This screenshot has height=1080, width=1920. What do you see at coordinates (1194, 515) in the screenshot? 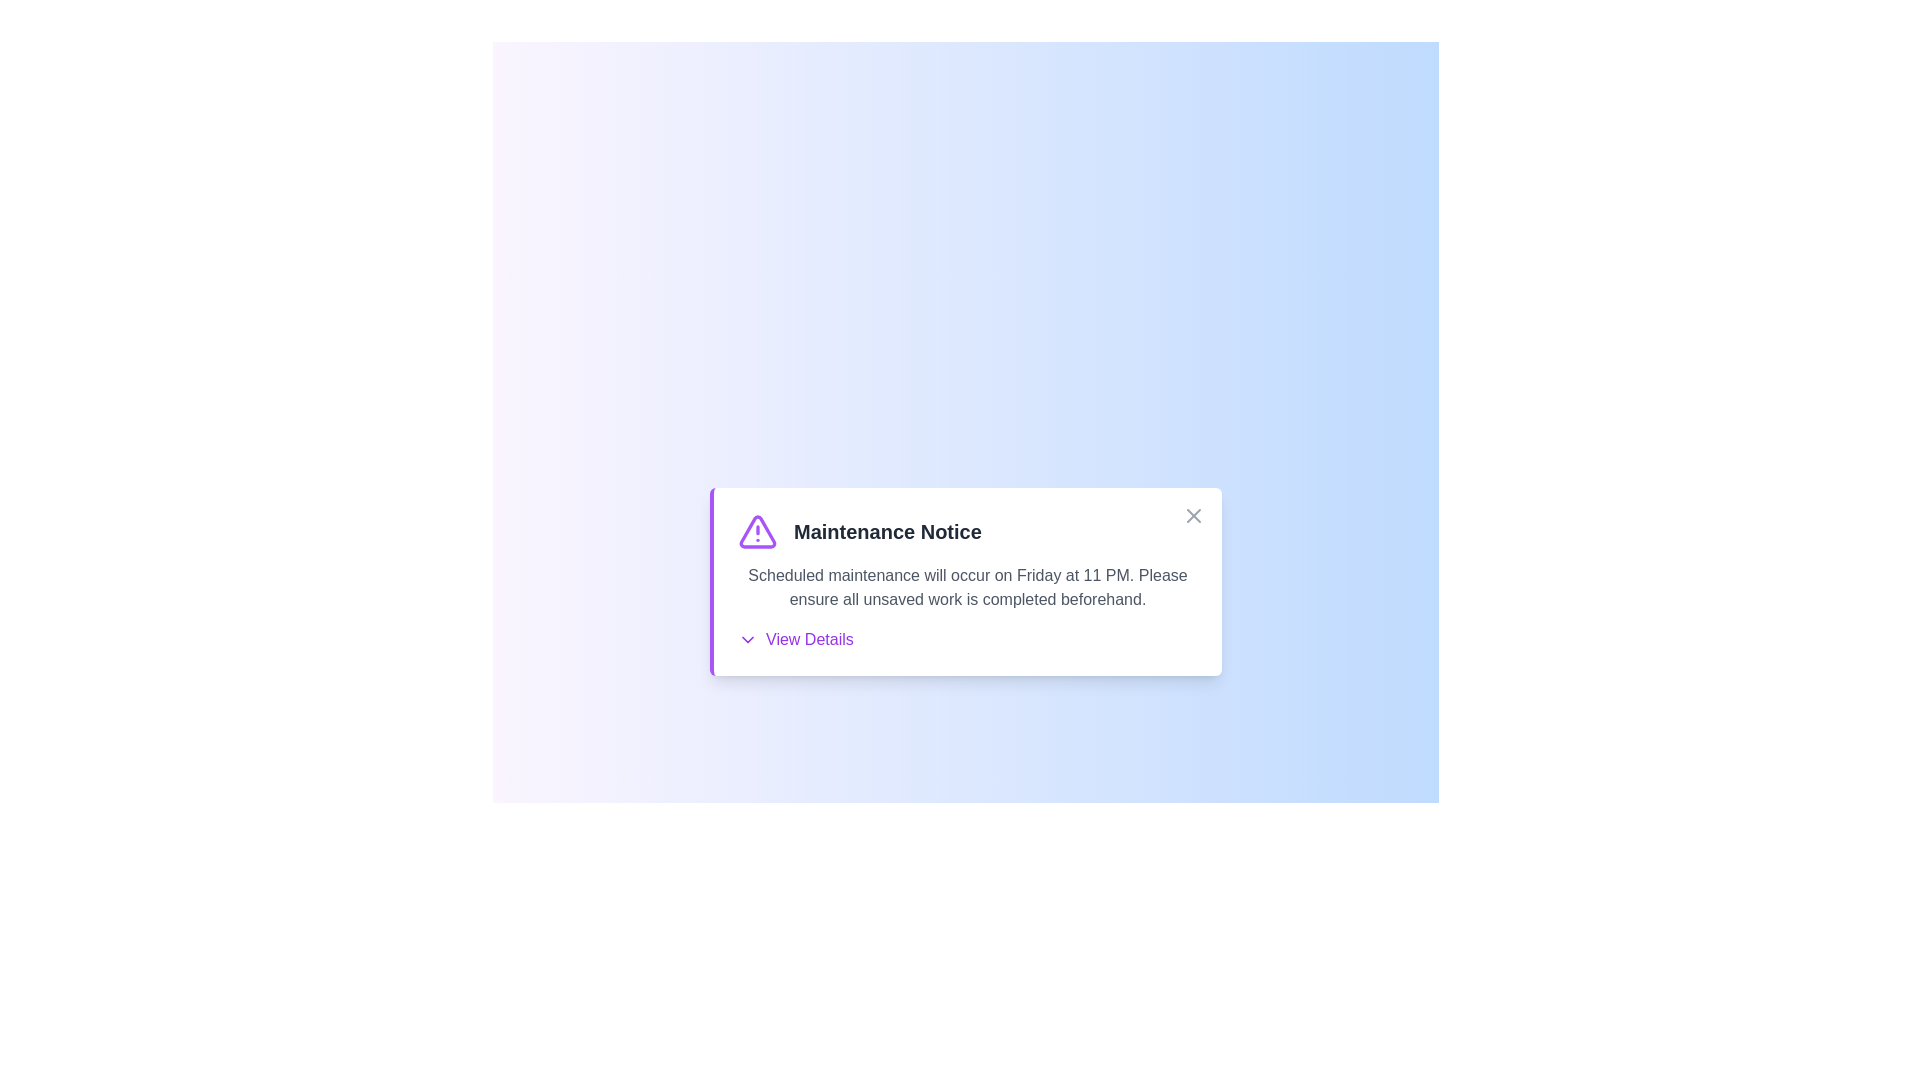
I see `close button in the top-right corner of the alert to close it` at bounding box center [1194, 515].